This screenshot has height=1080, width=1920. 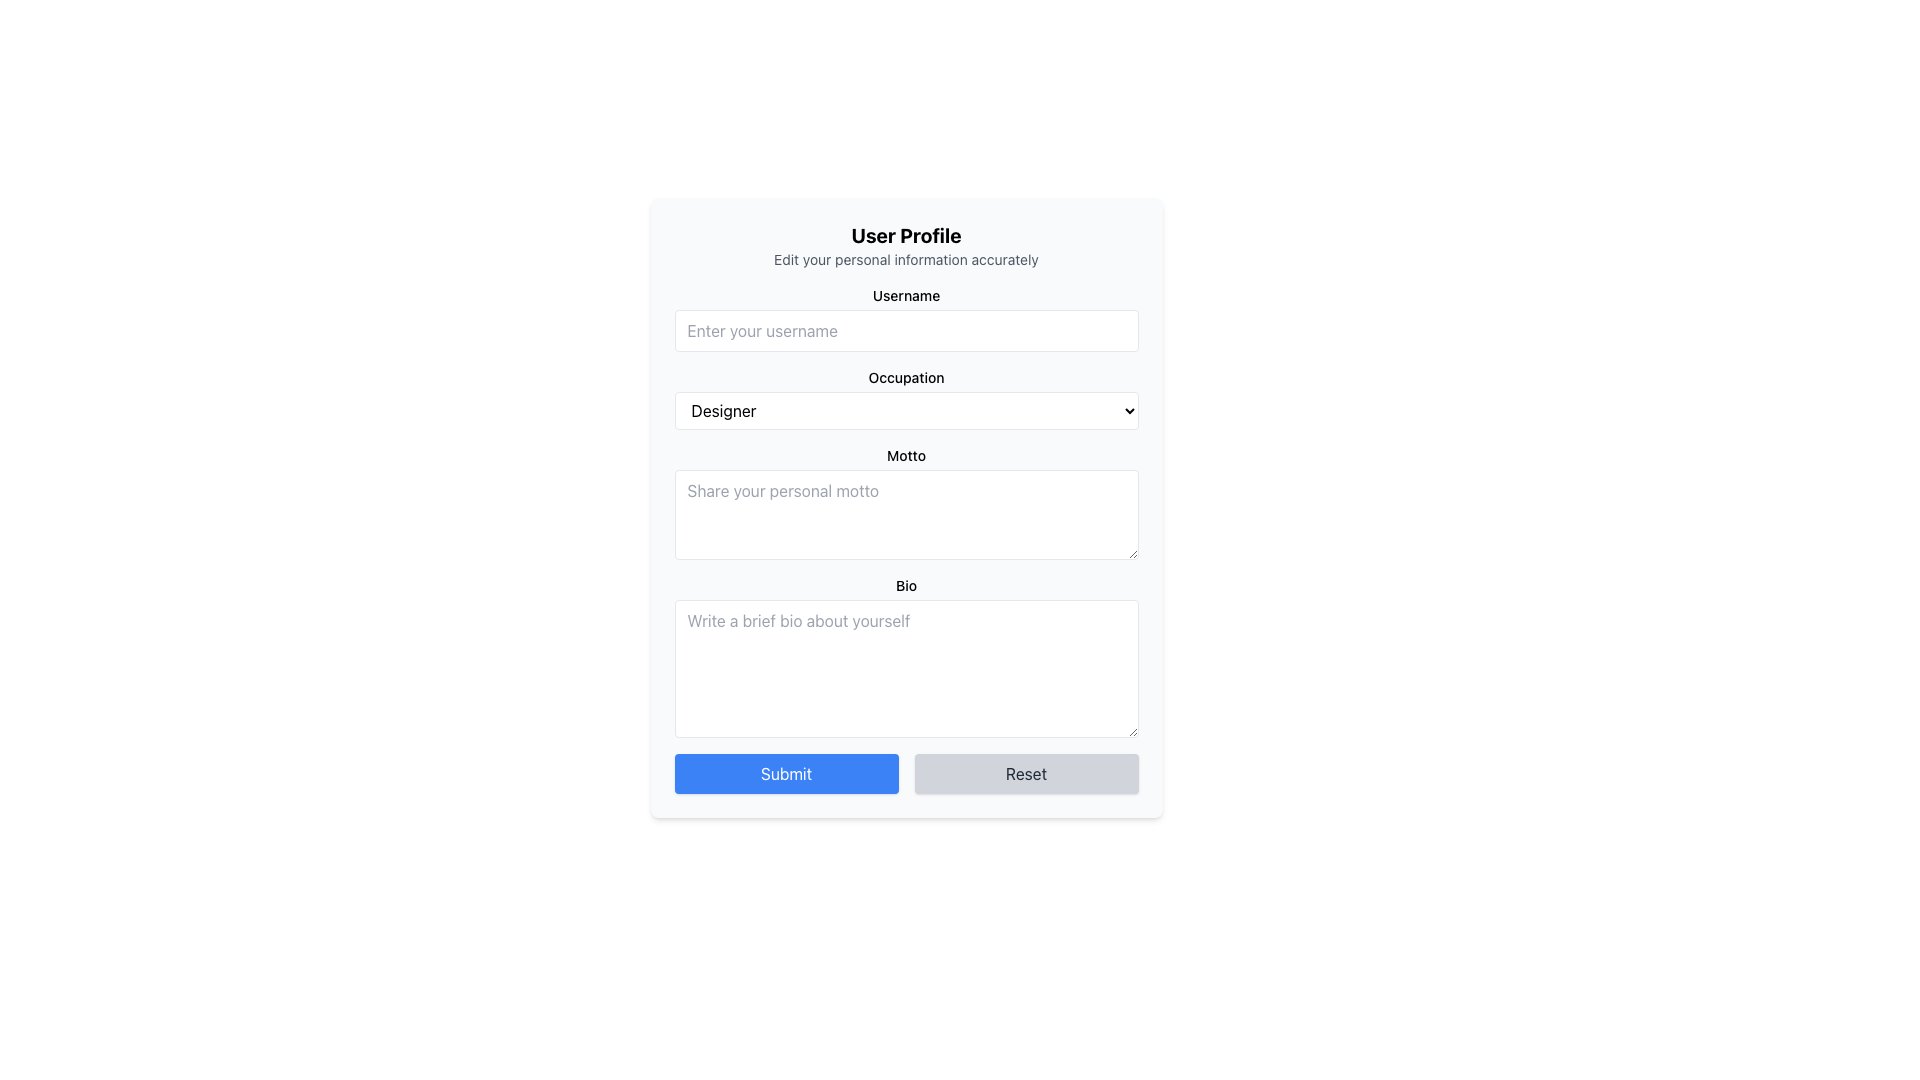 What do you see at coordinates (785, 773) in the screenshot?
I see `the 'Submit' button located in the left column of a two-column layout` at bounding box center [785, 773].